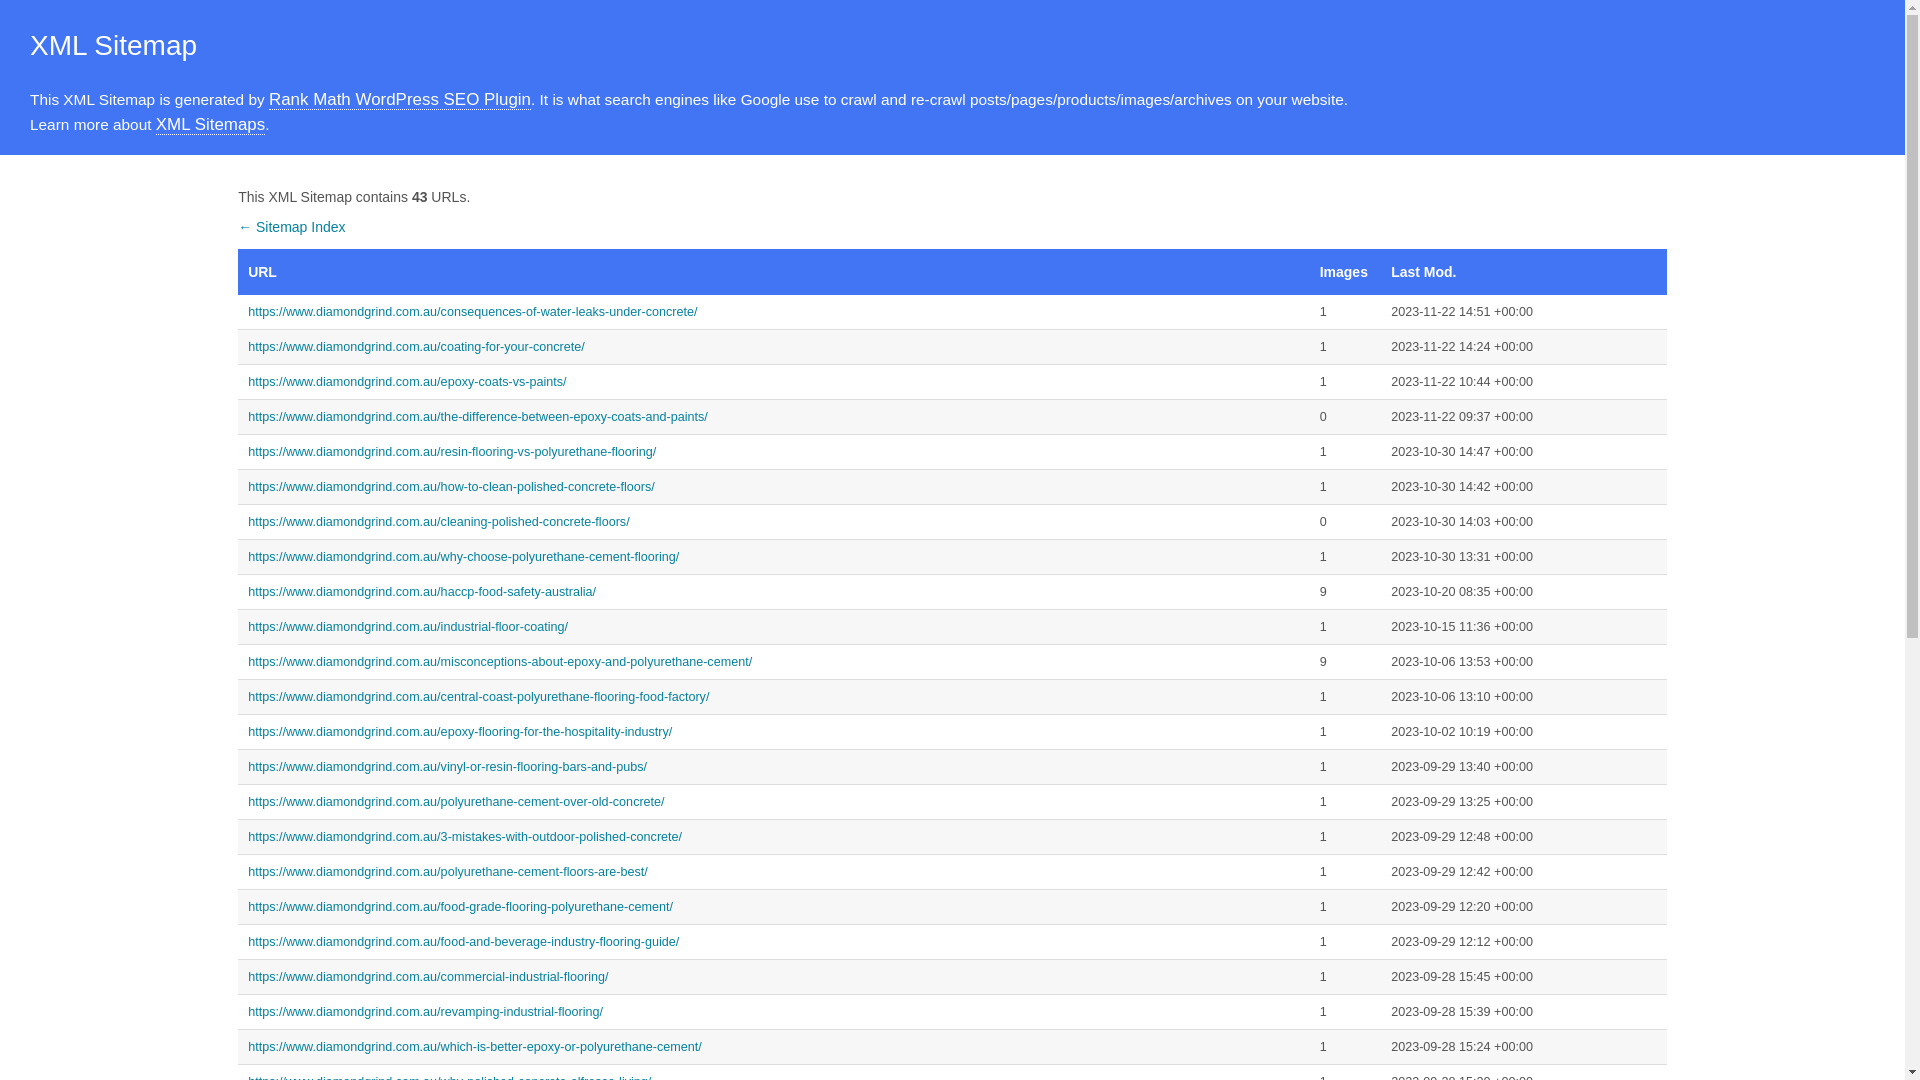 The height and width of the screenshot is (1080, 1920). I want to click on 'XML Sitemaps', so click(155, 124).